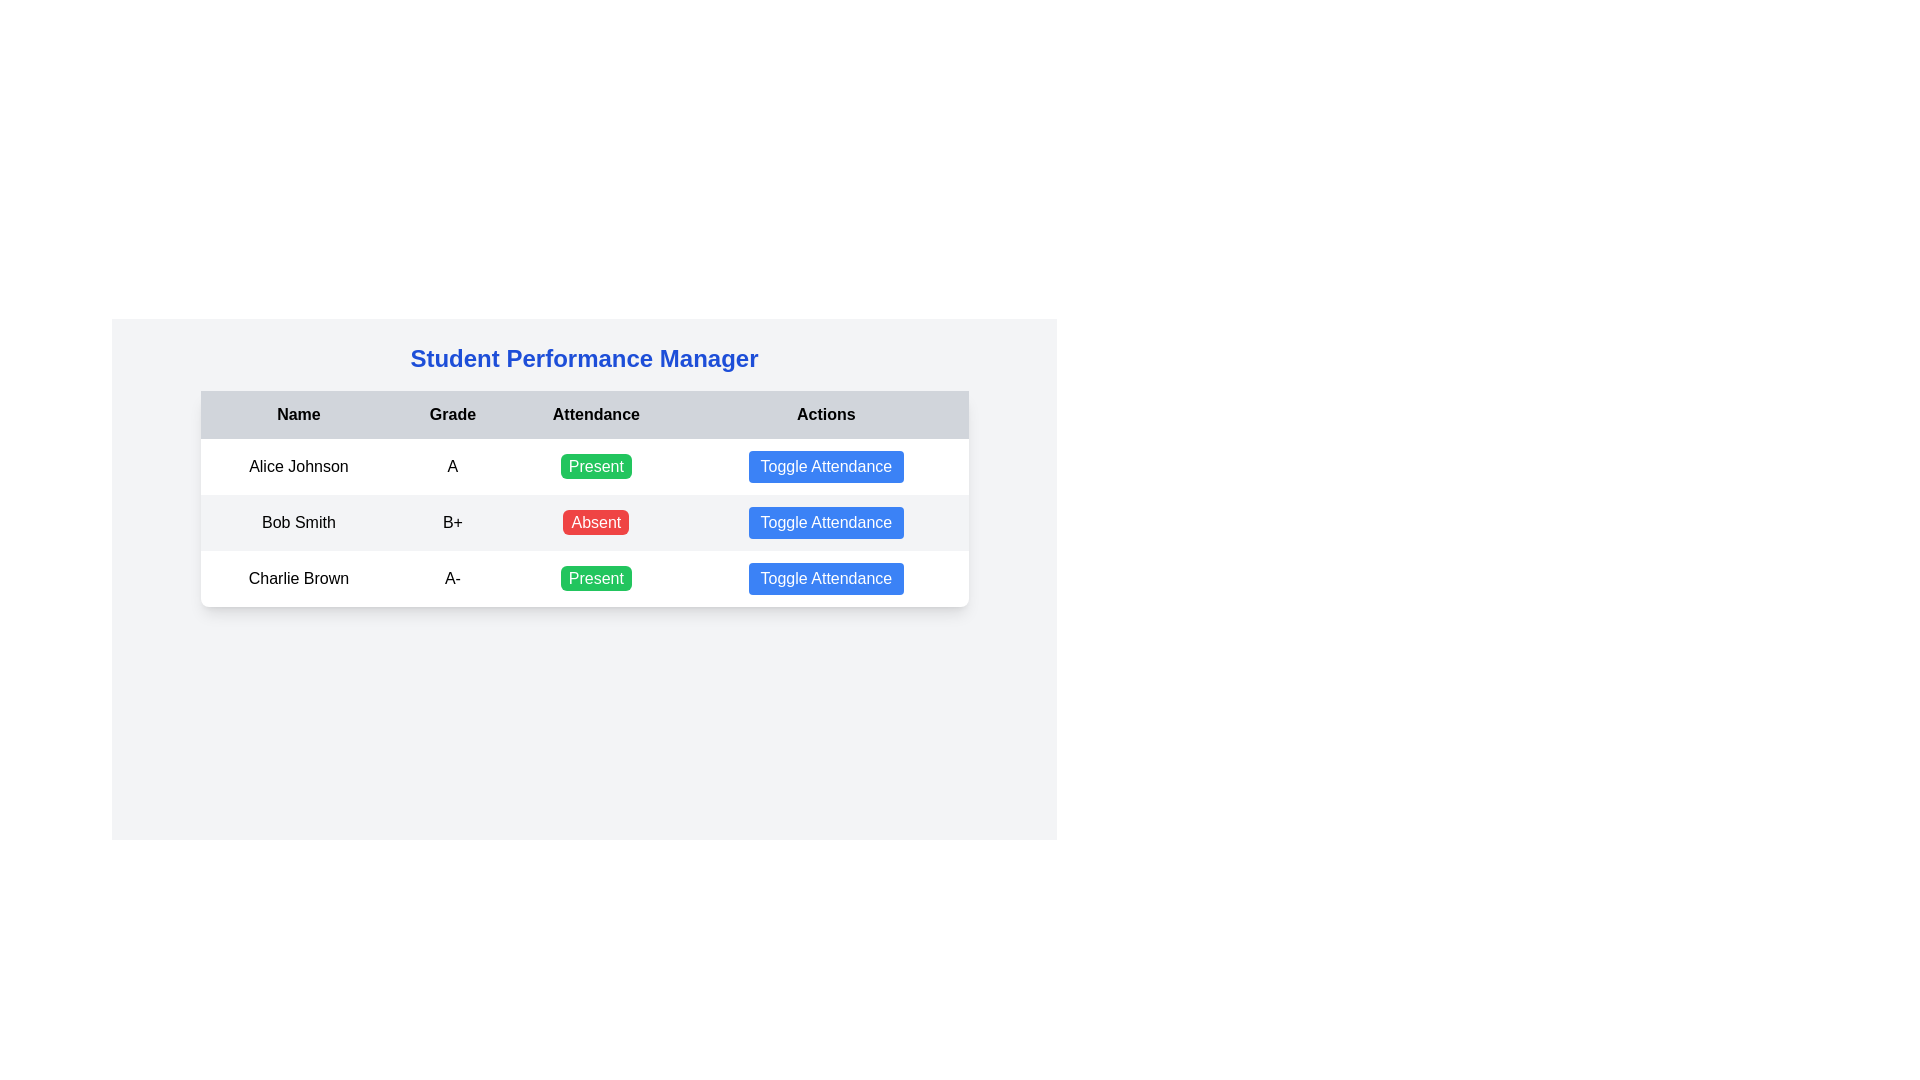  Describe the element at coordinates (583, 578) in the screenshot. I see `the row representing the student 'Charlie Brown' in the 'Student Performance Manager' table` at that location.